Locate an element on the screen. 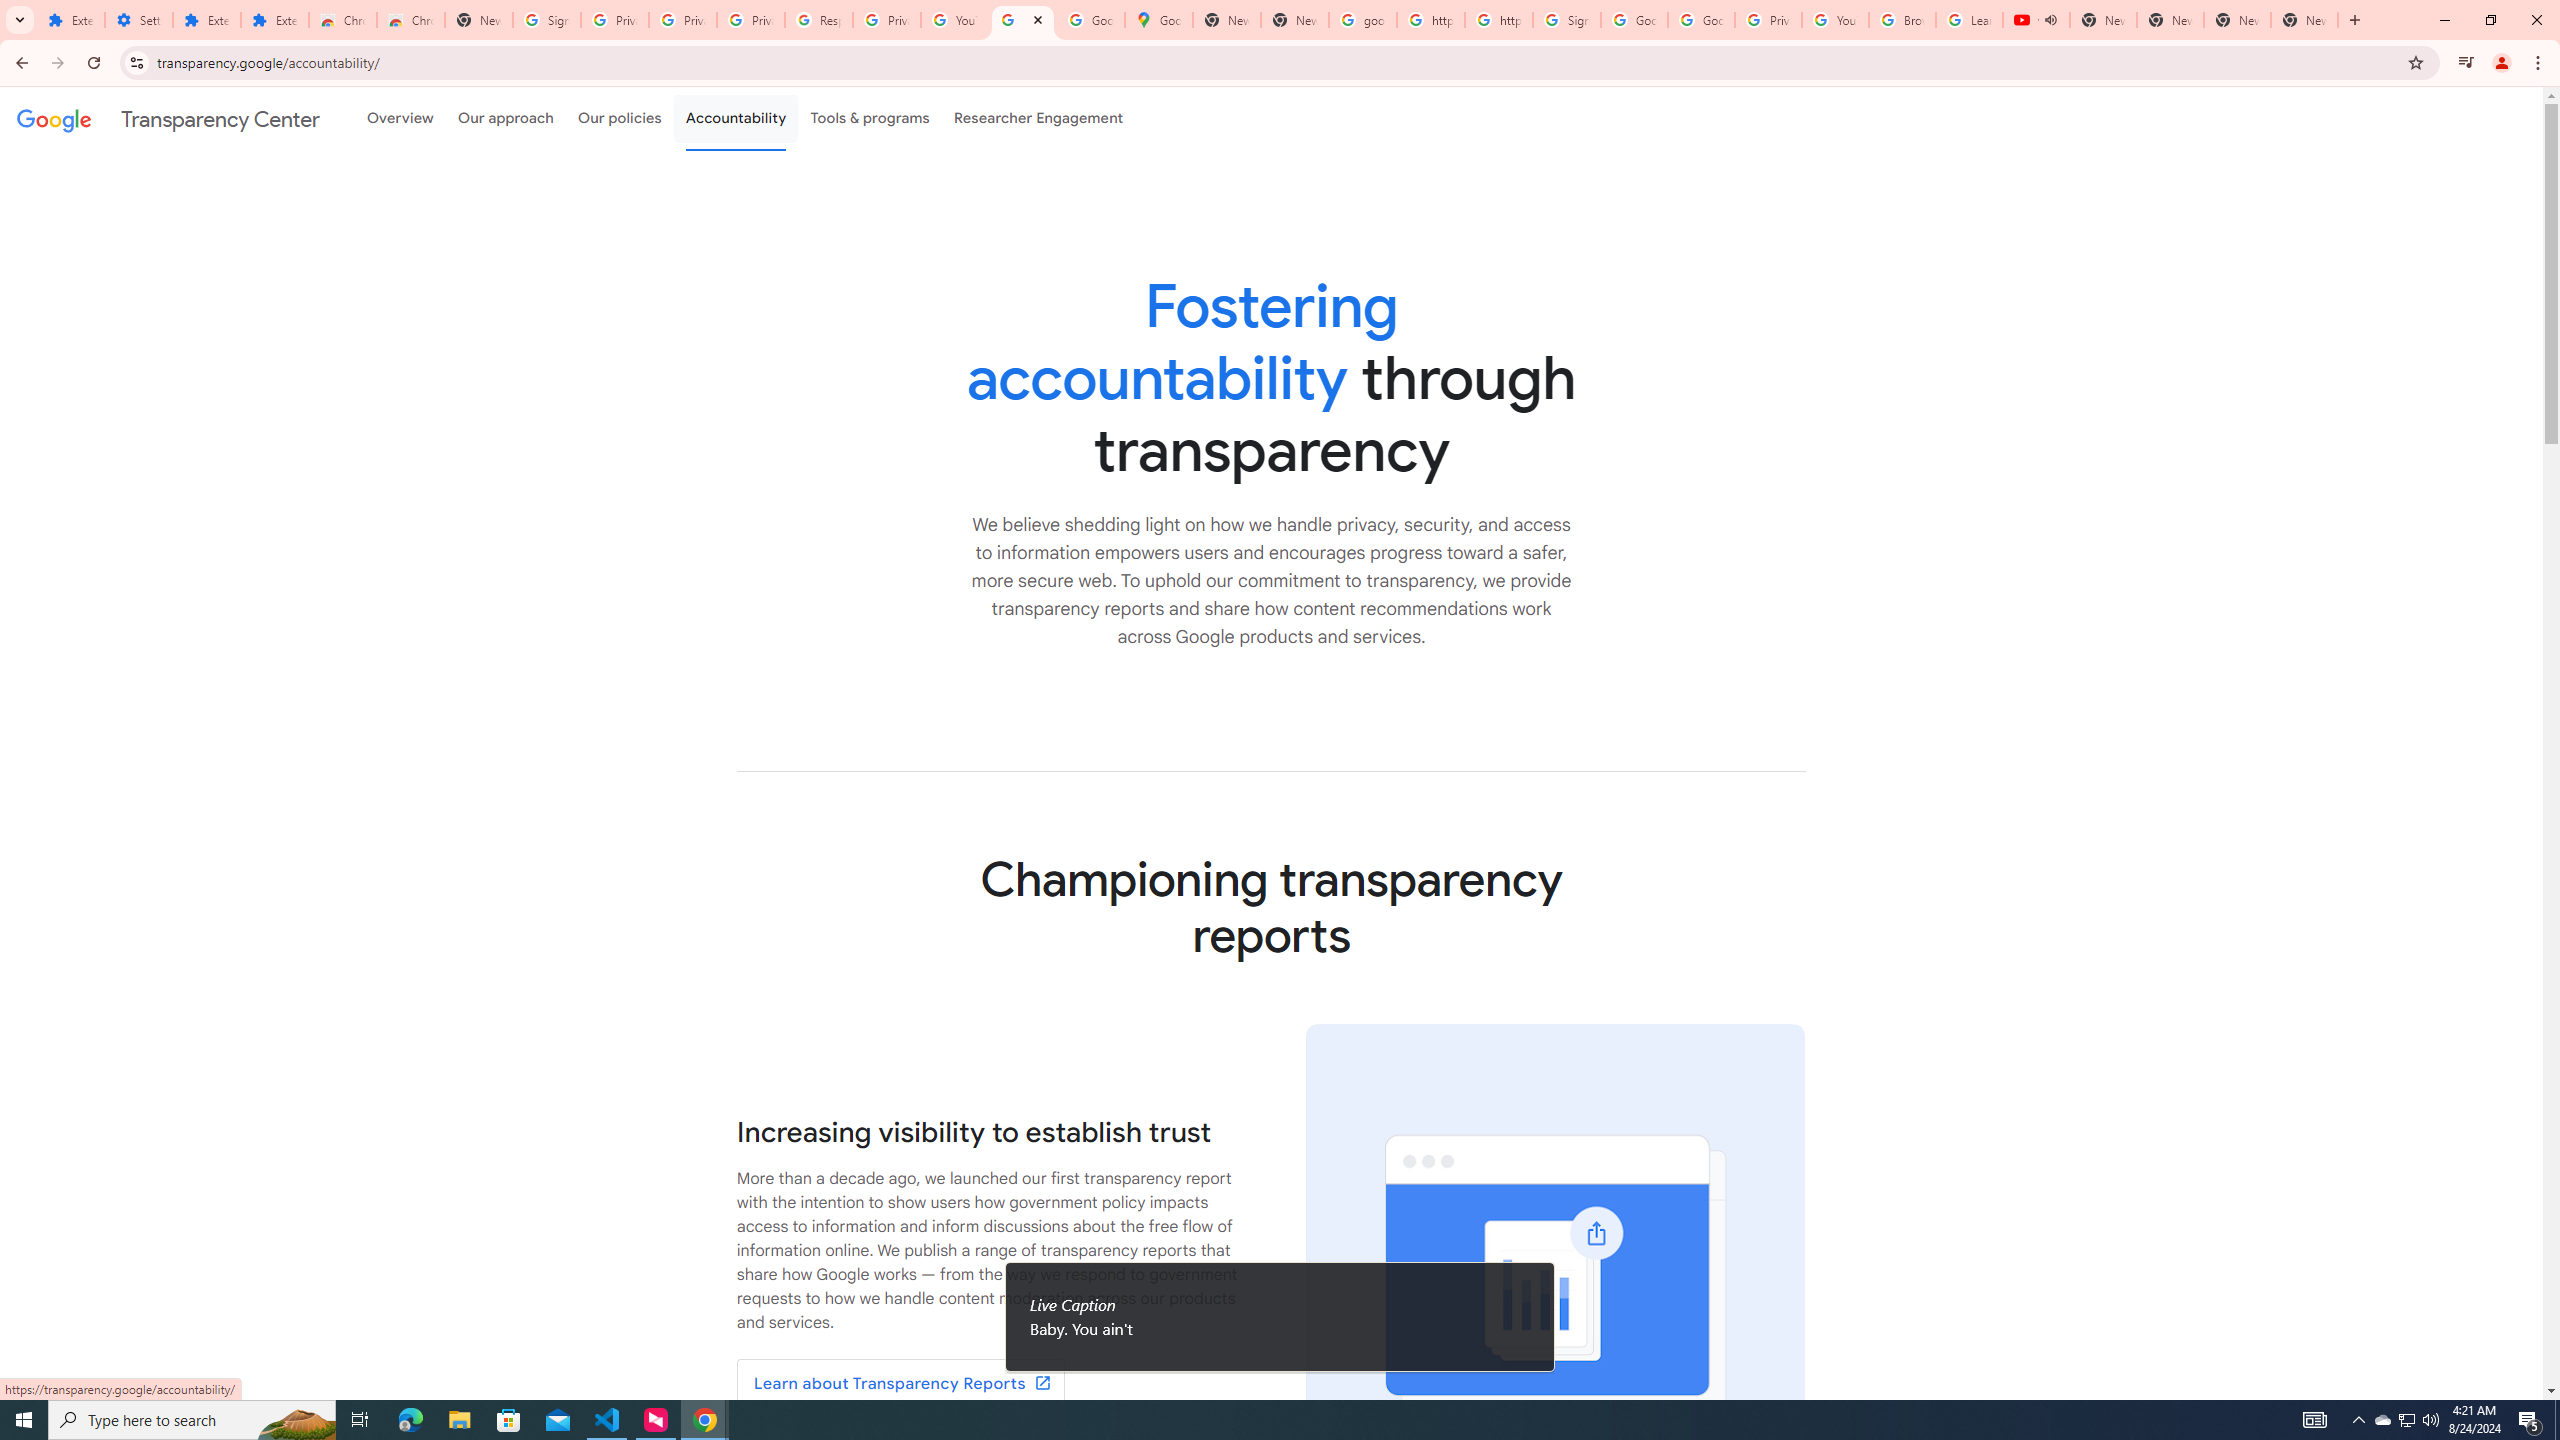 The image size is (2560, 1440). 'Mute tab' is located at coordinates (2050, 19).